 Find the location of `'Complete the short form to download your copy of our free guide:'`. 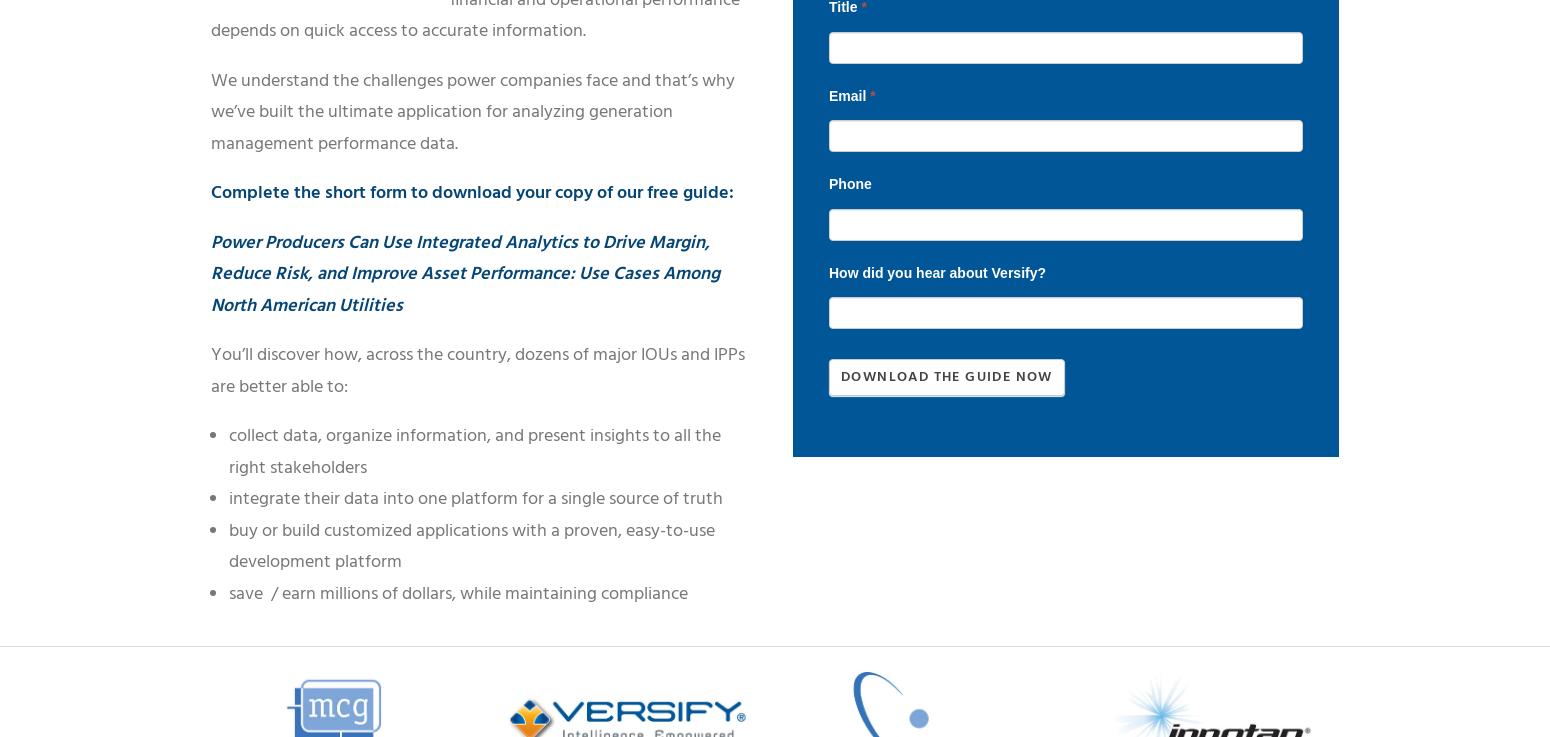

'Complete the short form to download your copy of our free guide:' is located at coordinates (209, 192).